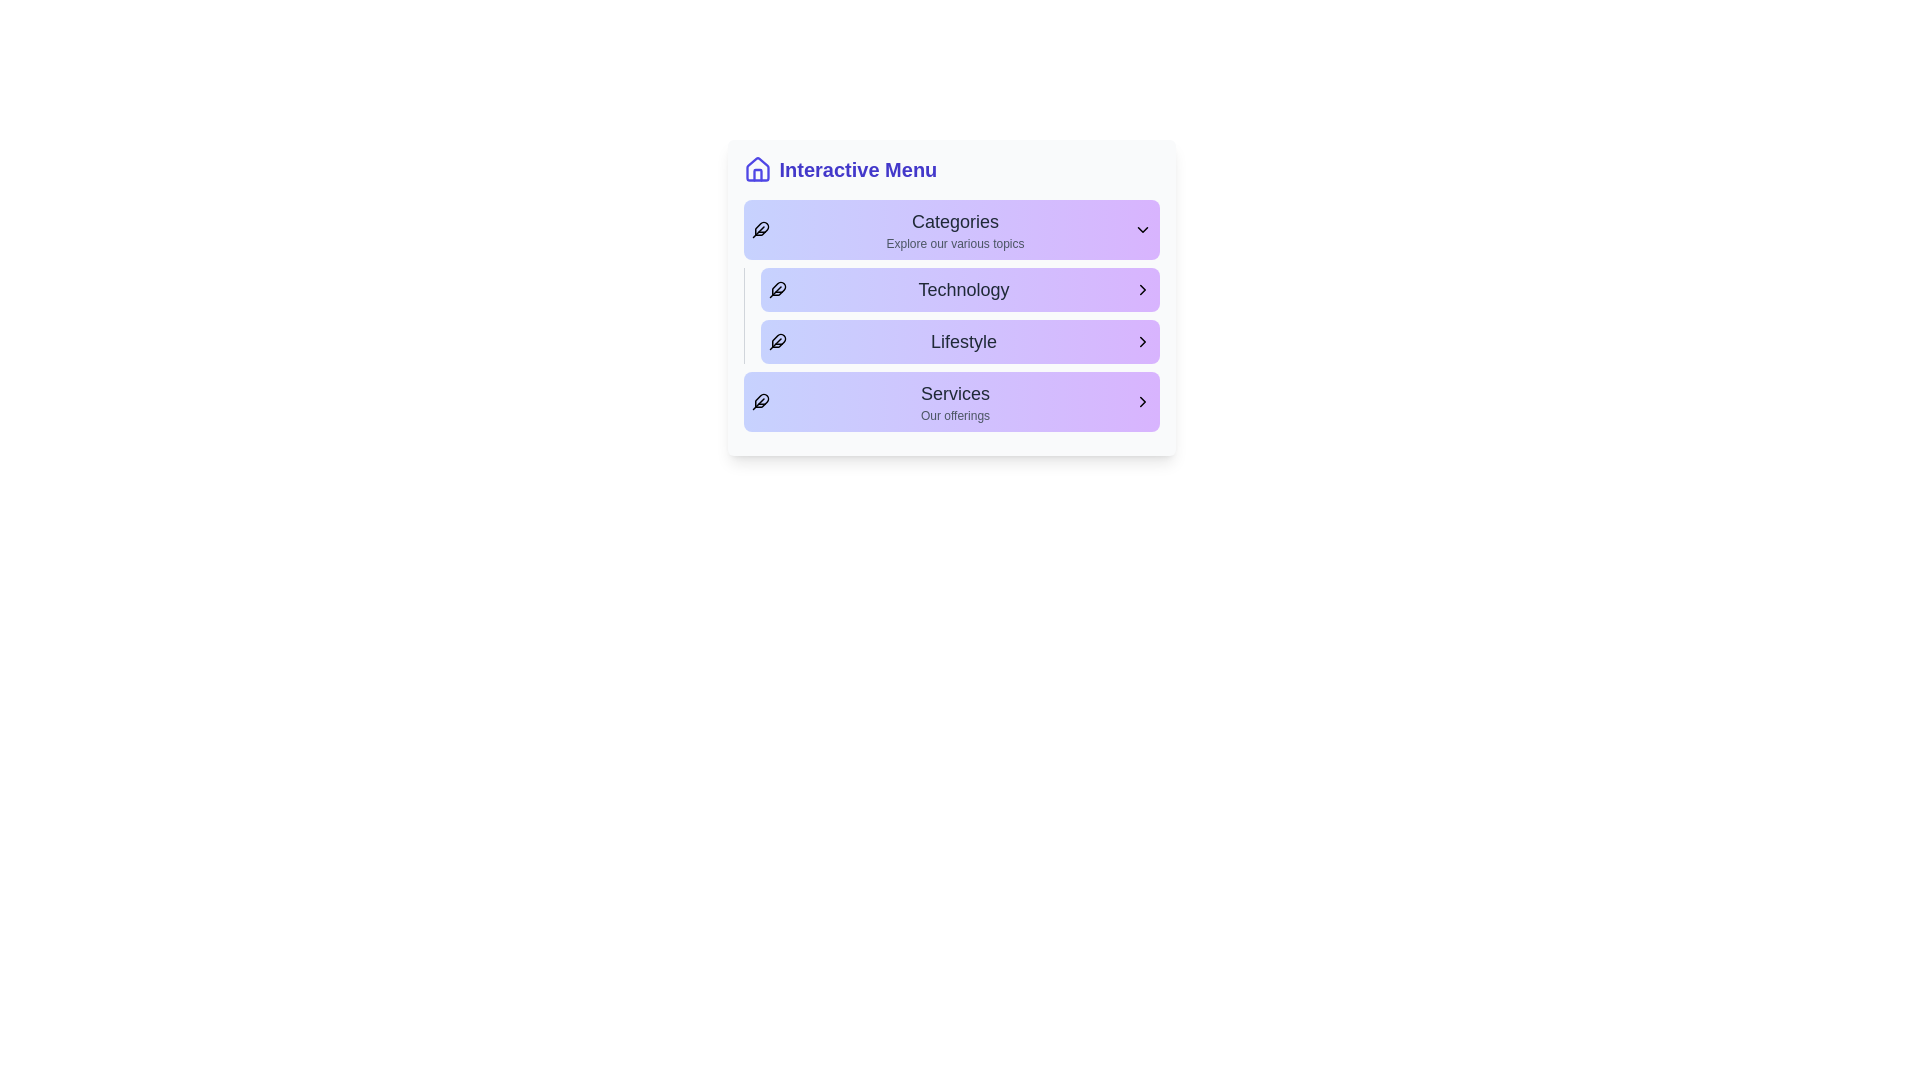 Image resolution: width=1920 pixels, height=1080 pixels. I want to click on static text label displaying the word 'Services' in a bold, medium-sized font, styled with light gray text color, located in the left-center part of a menu with a gradient purple background, so click(954, 393).